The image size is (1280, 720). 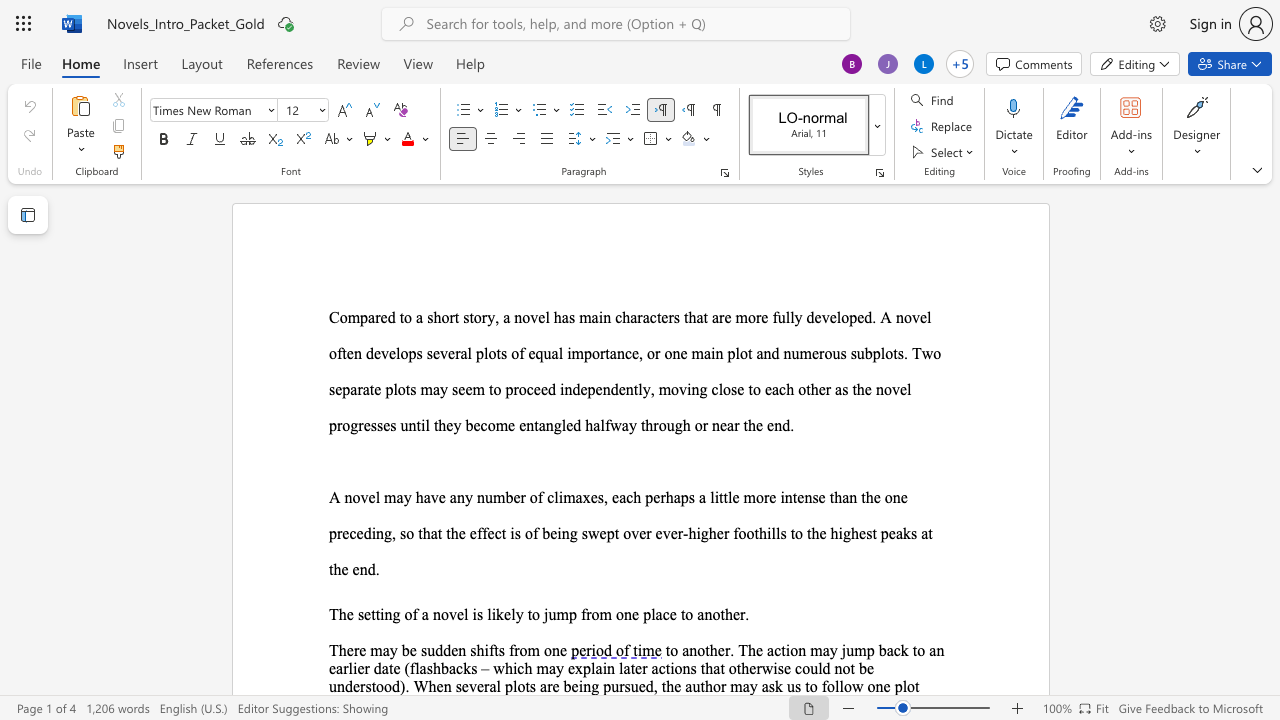 I want to click on the space between the continuous character "b" and "e" in the text, so click(x=550, y=532).